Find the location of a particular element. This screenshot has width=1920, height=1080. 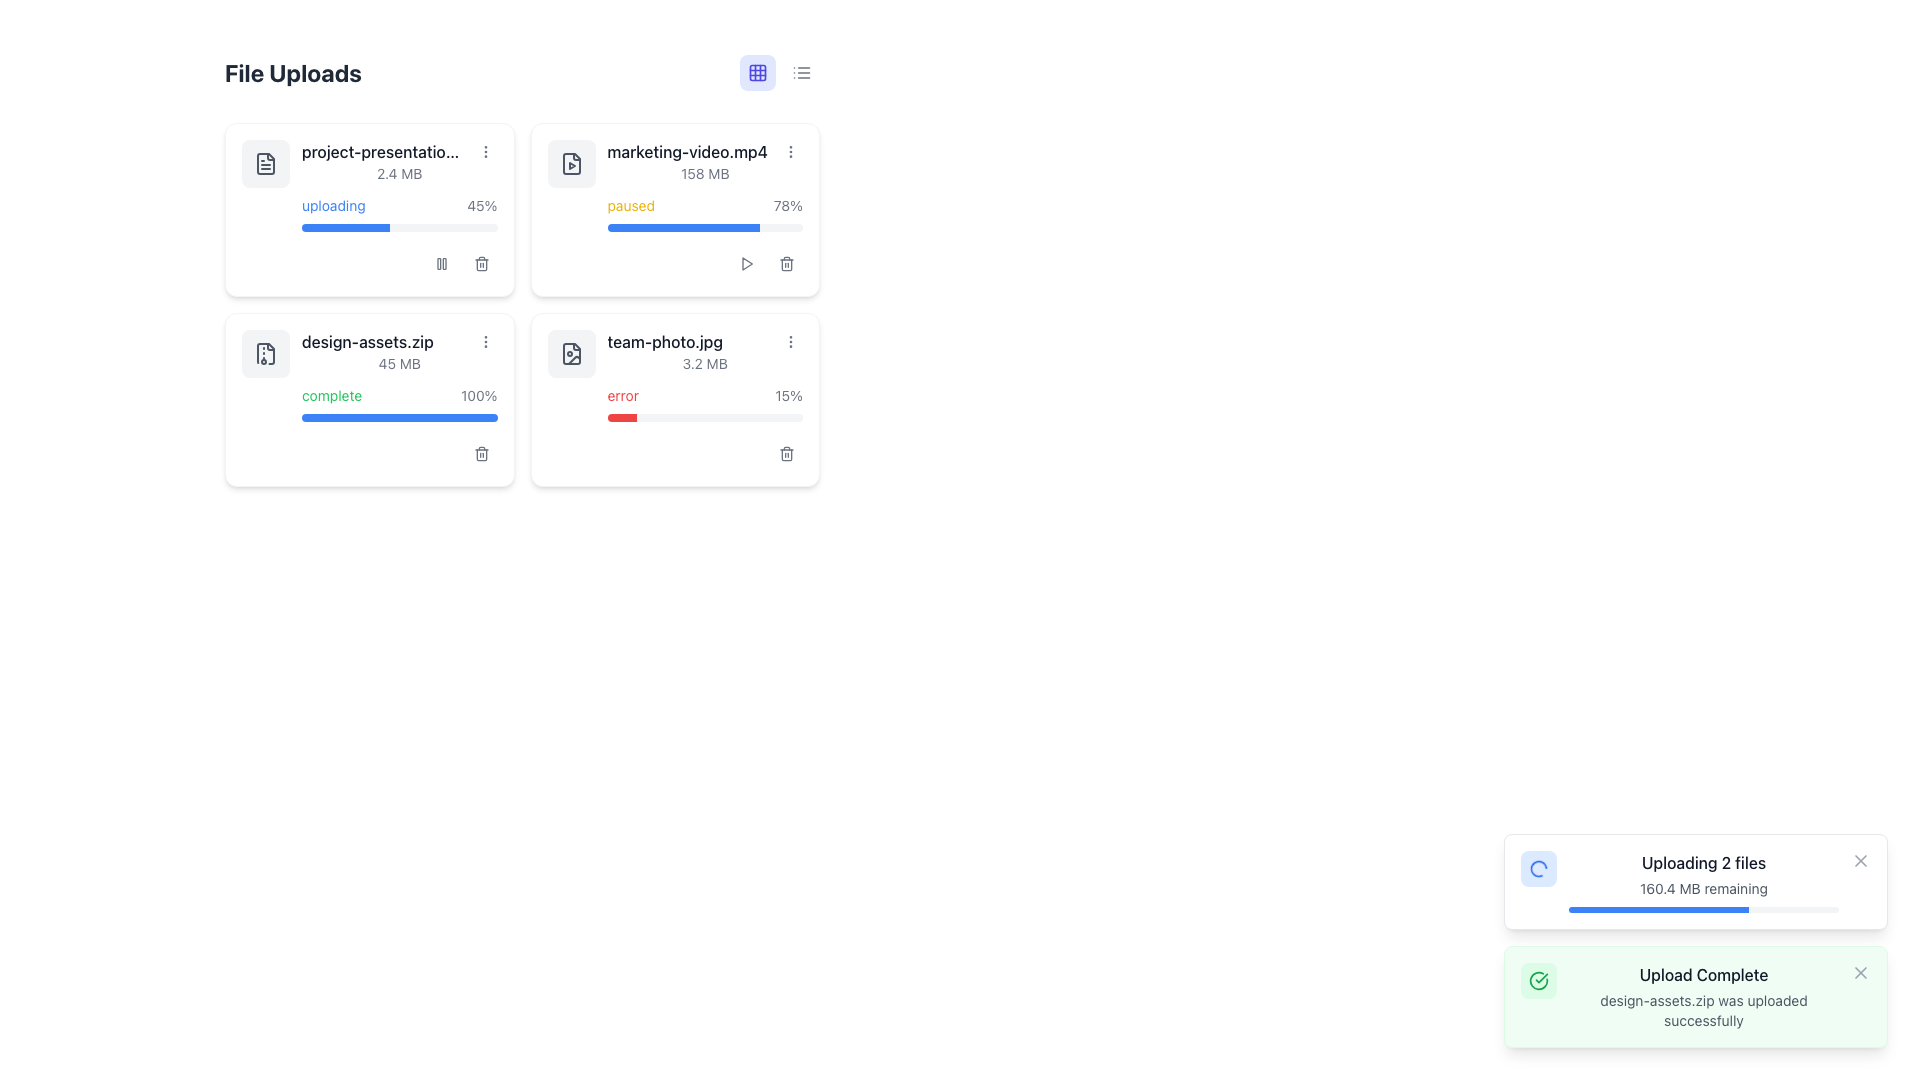

the SVG icon that indicates the associated file is a video, located in the second row, first column of the grid for the marketing-video.mp4 file is located at coordinates (570, 163).